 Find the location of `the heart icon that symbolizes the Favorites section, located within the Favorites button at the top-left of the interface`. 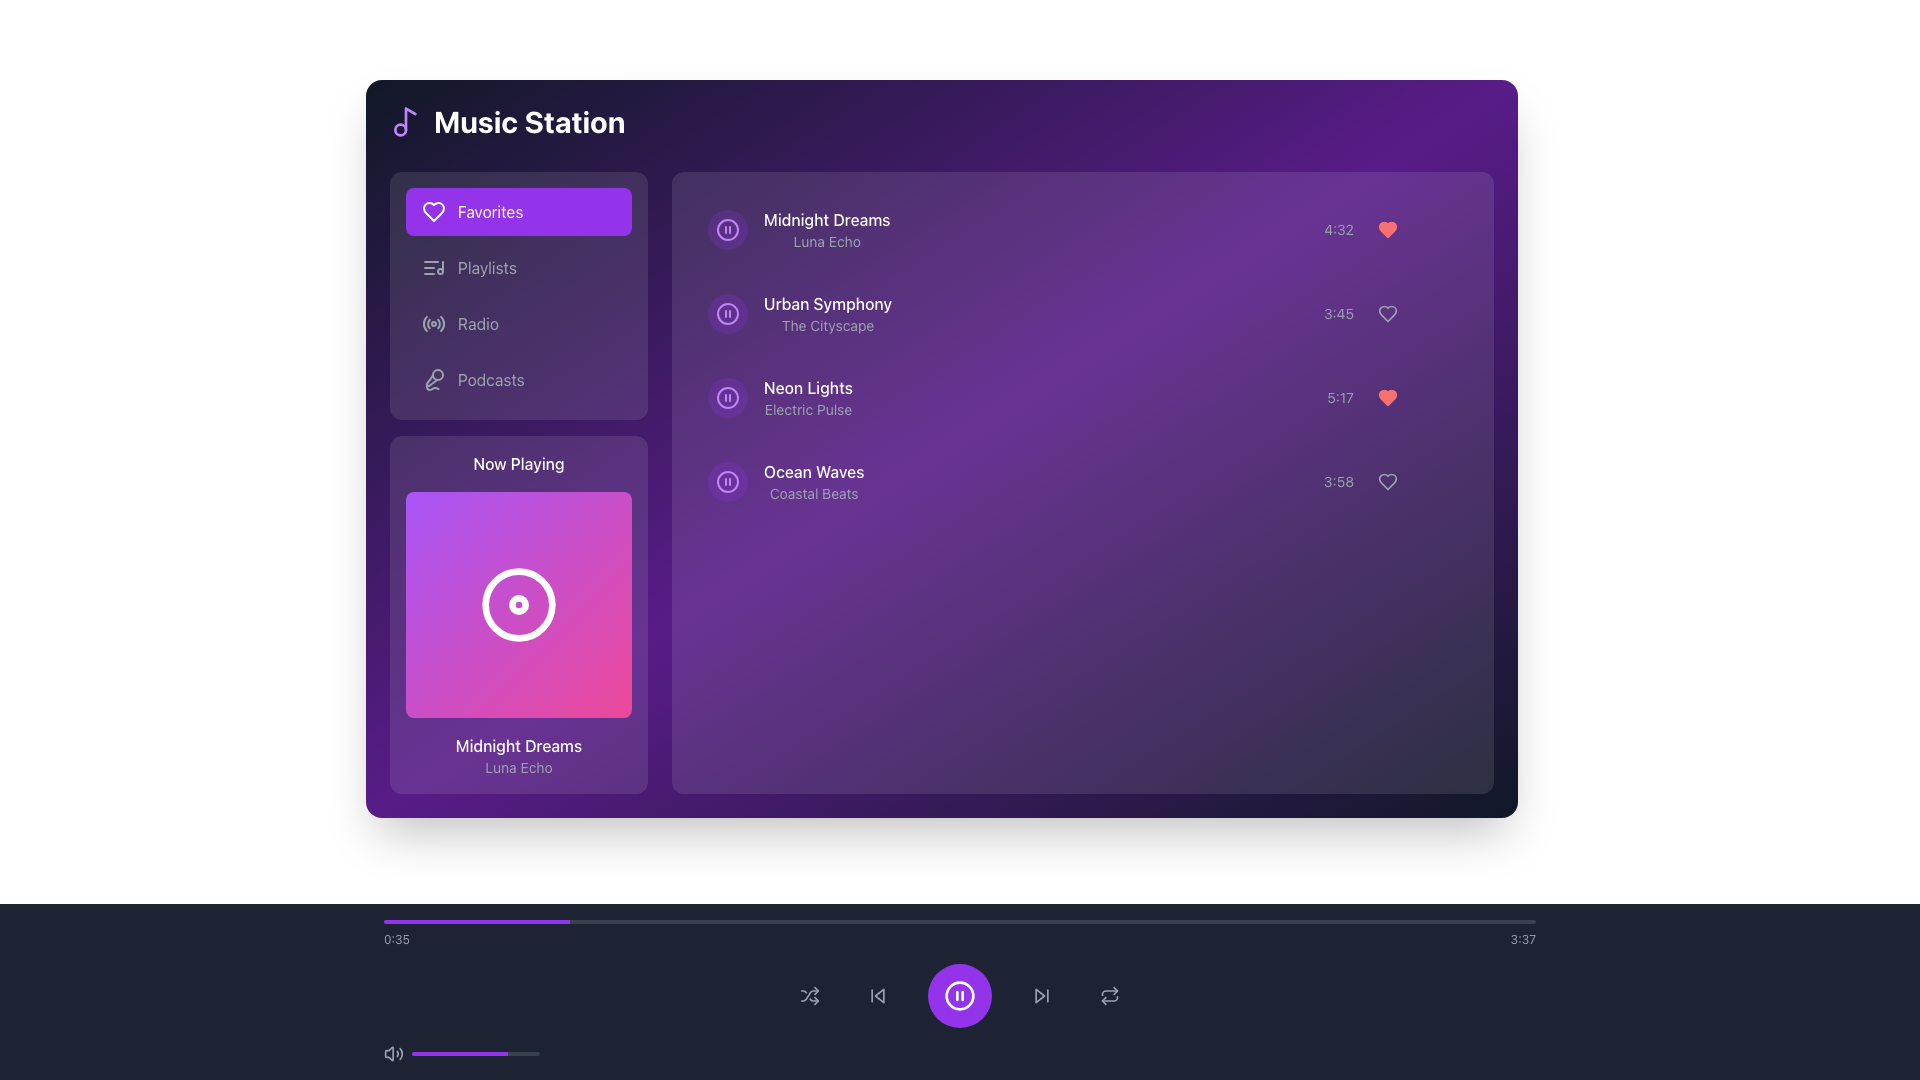

the heart icon that symbolizes the Favorites section, located within the Favorites button at the top-left of the interface is located at coordinates (432, 212).